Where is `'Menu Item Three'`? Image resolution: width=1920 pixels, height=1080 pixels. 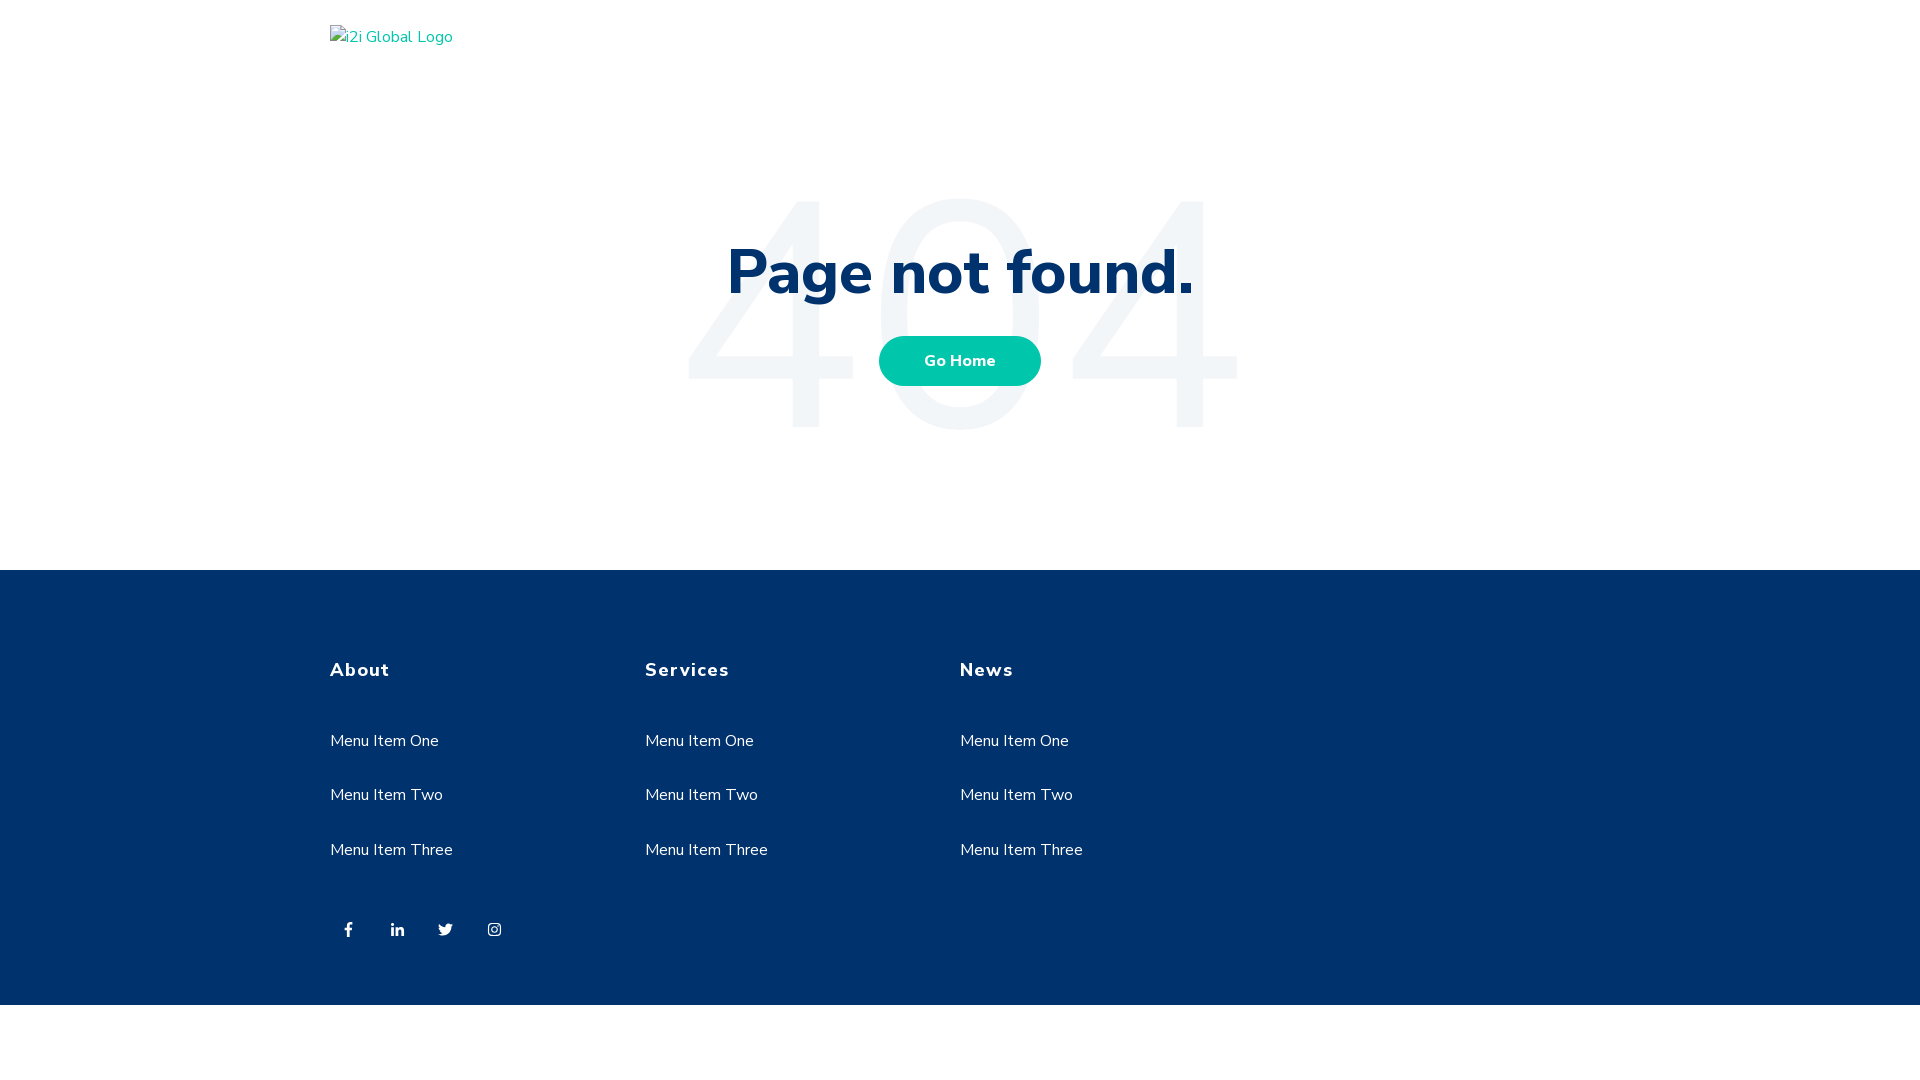 'Menu Item Three' is located at coordinates (391, 849).